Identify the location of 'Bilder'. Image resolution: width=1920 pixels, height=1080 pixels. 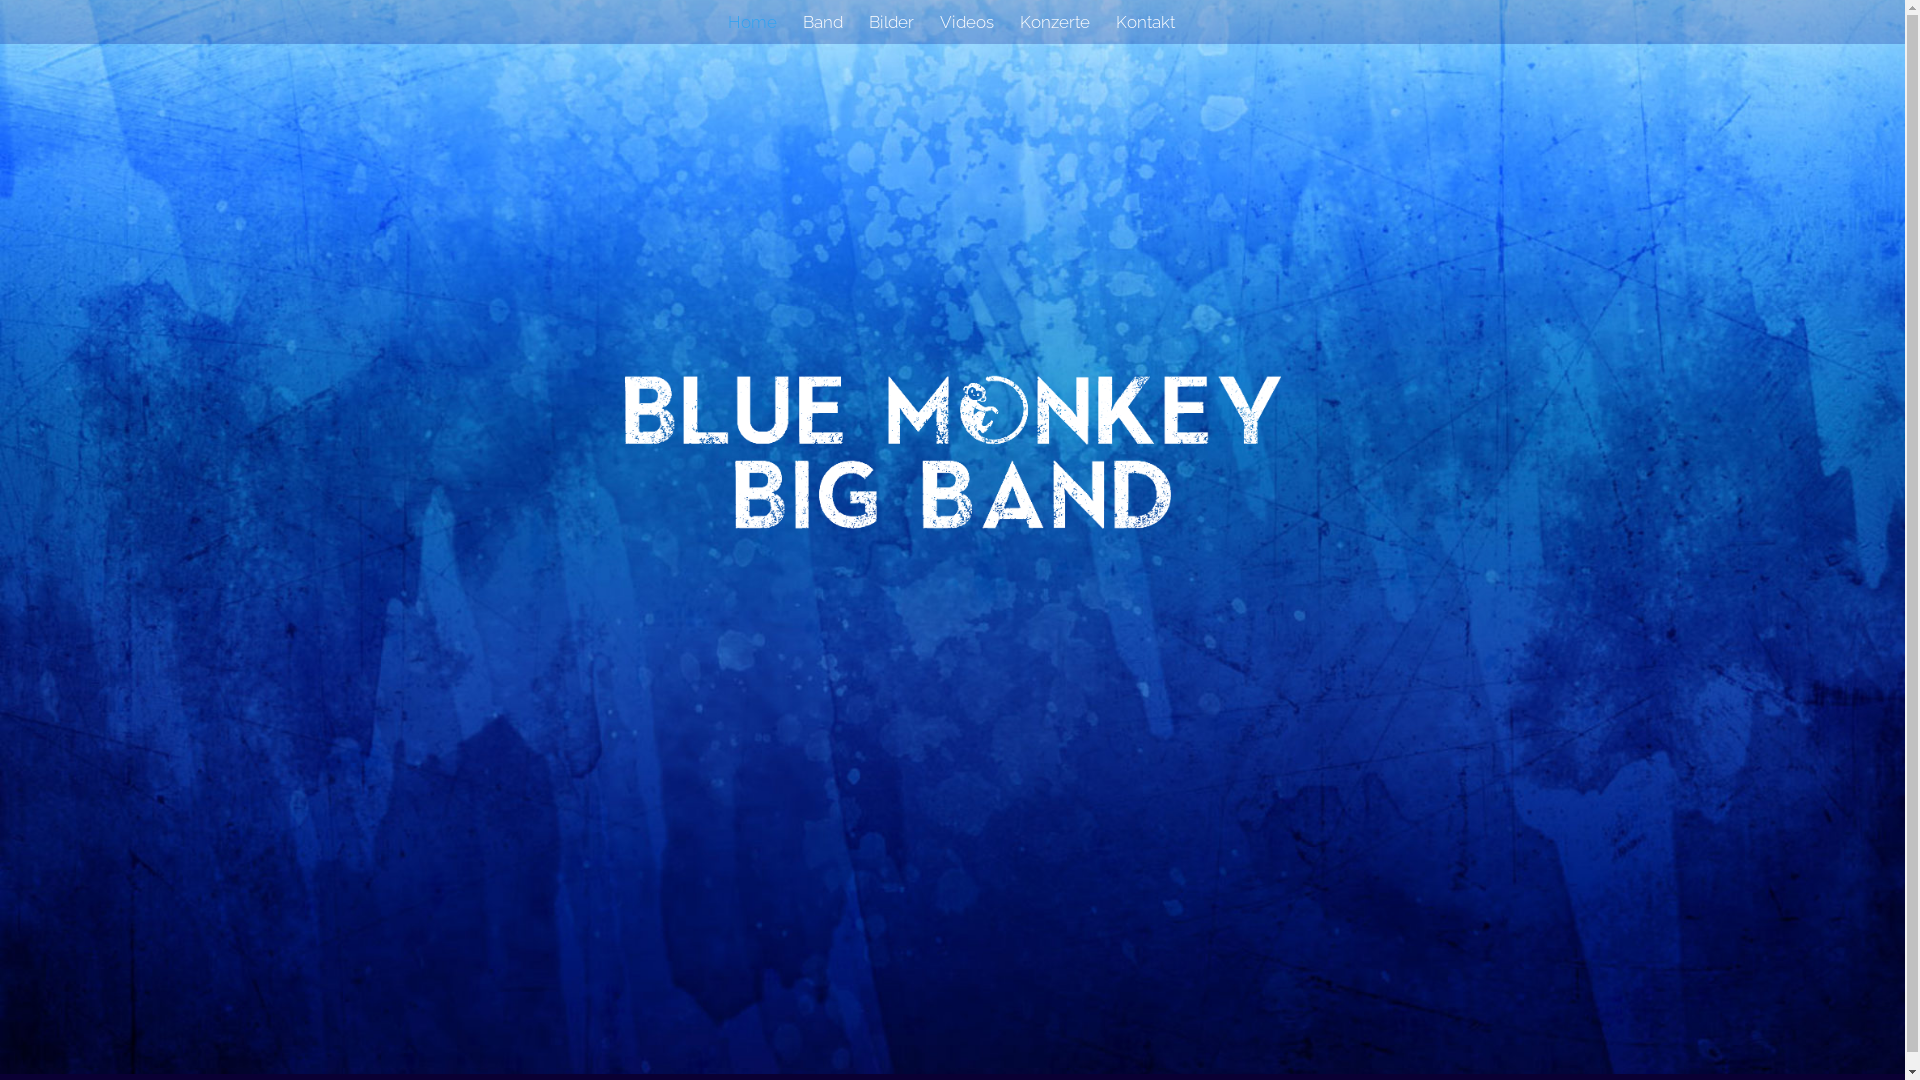
(890, 29).